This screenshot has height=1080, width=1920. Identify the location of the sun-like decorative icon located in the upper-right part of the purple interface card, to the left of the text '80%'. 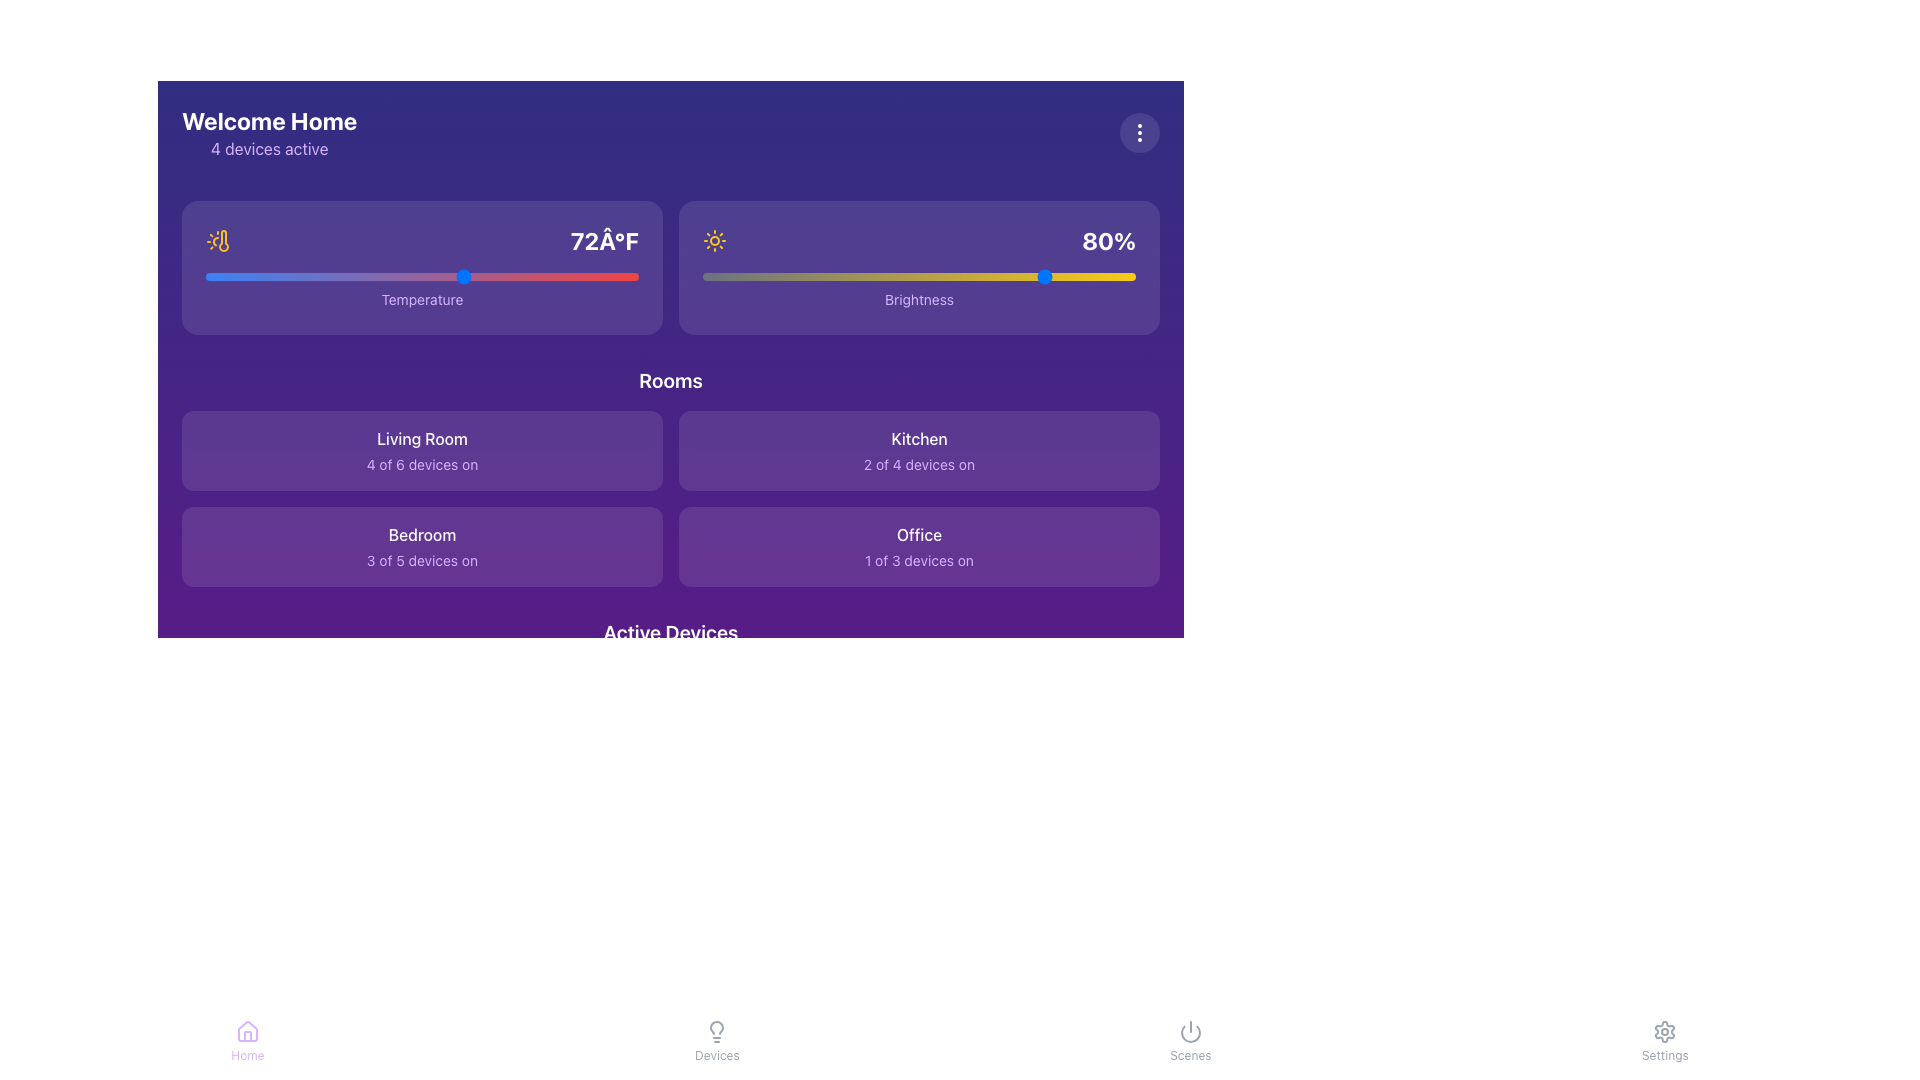
(715, 239).